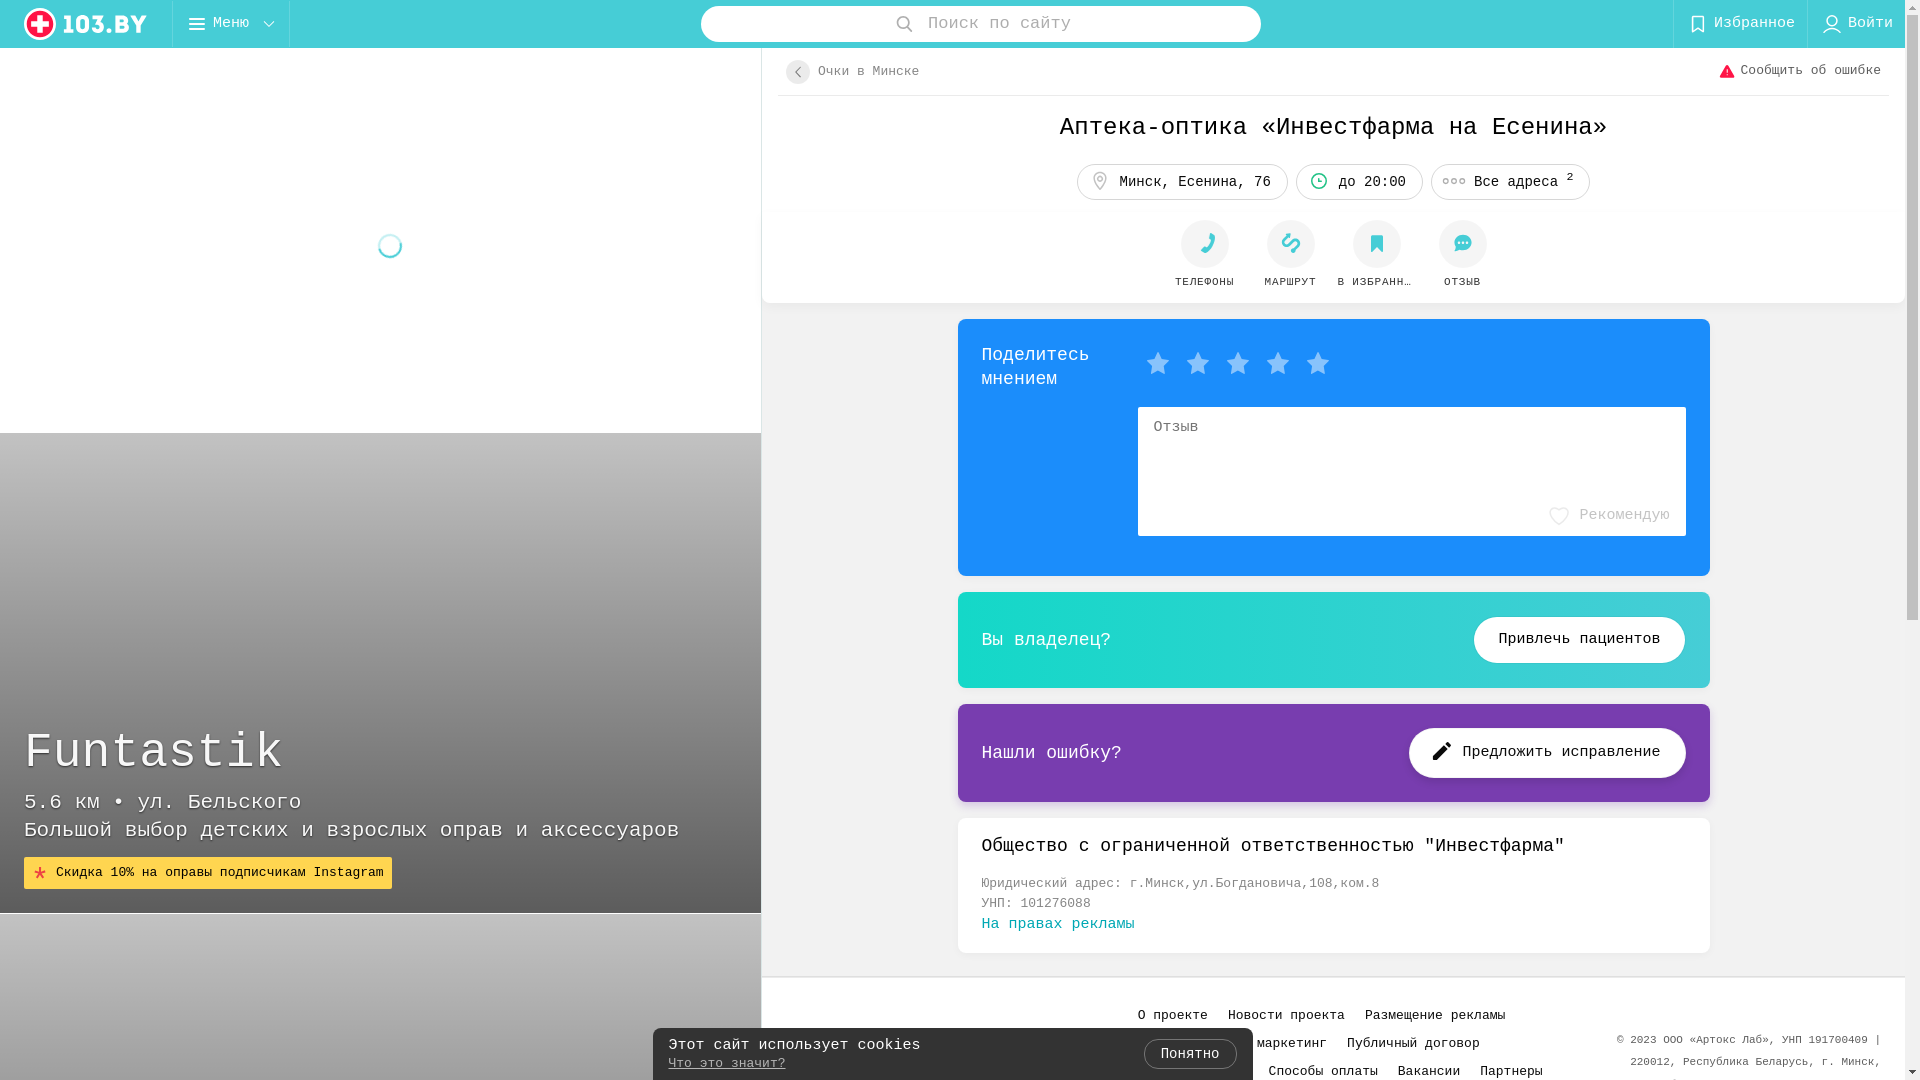 The image size is (1920, 1080). I want to click on 'logo', so click(24, 23).